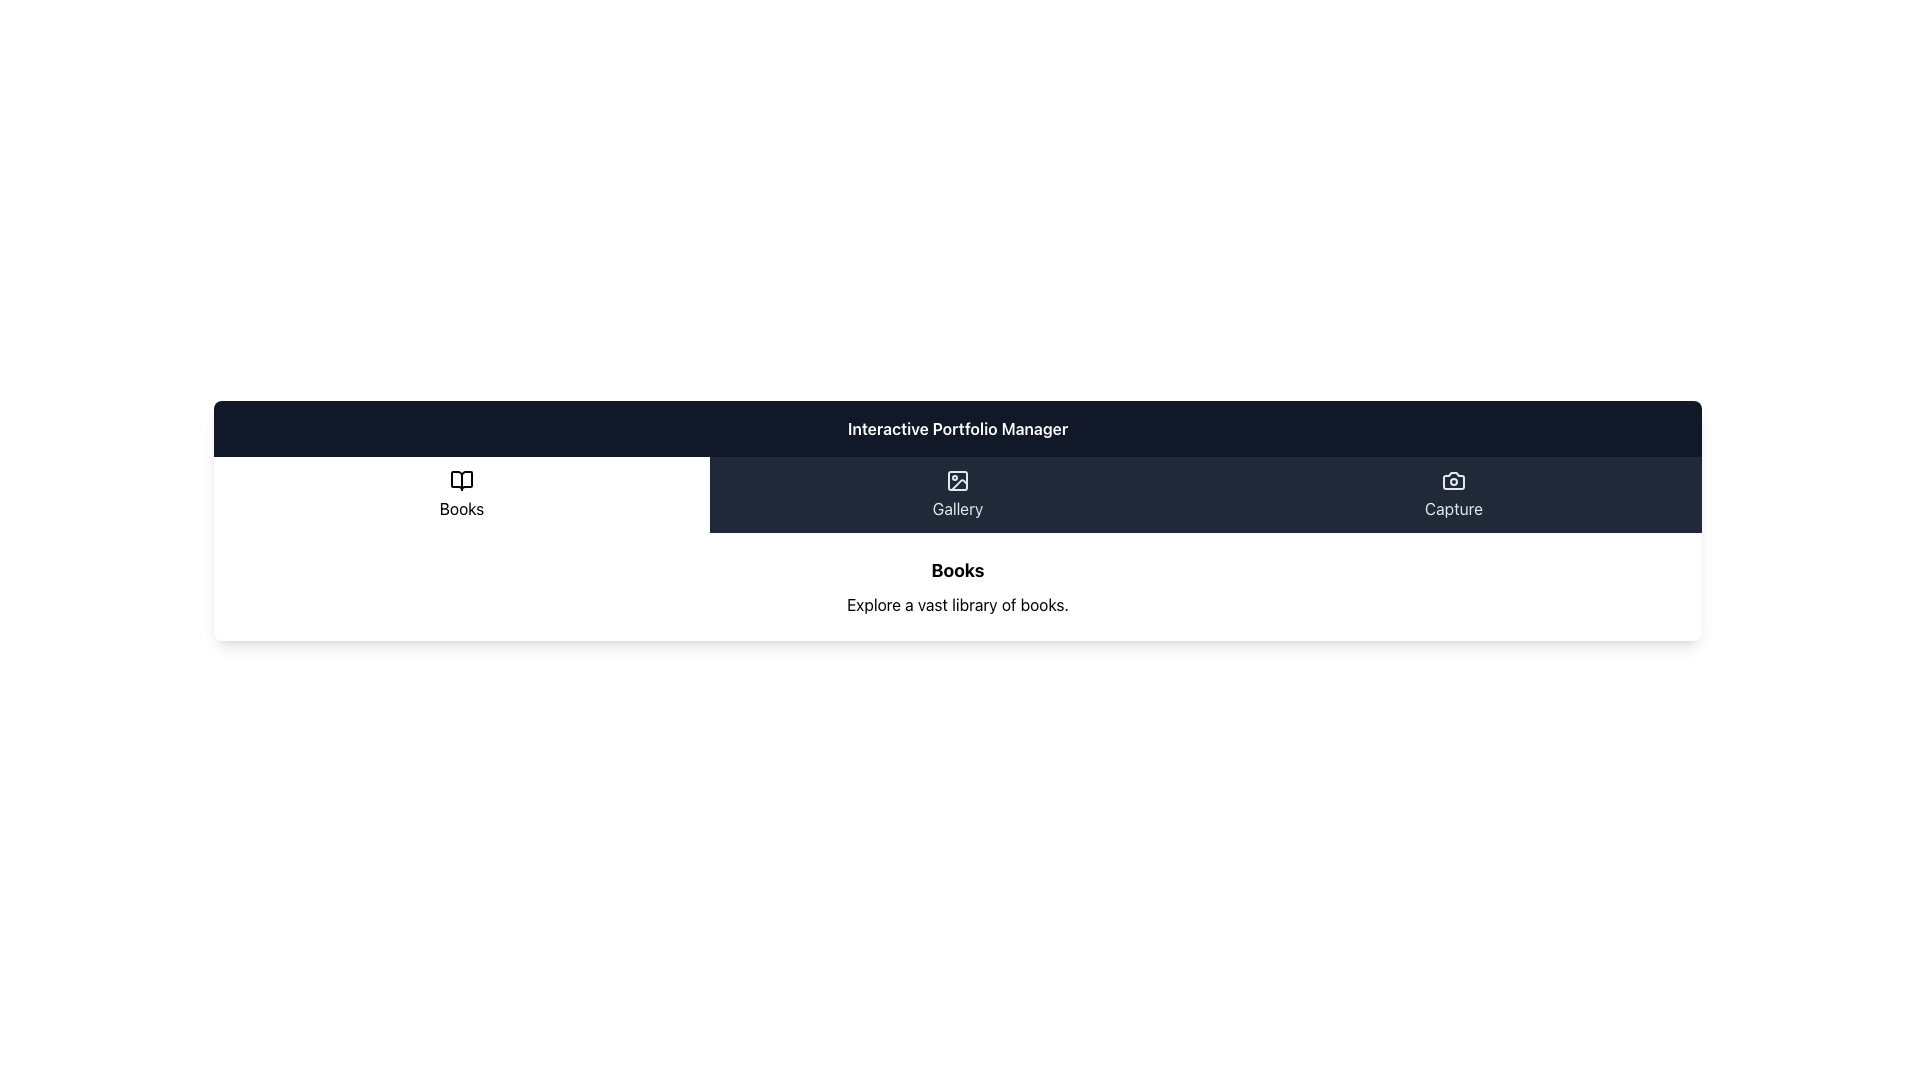 The image size is (1920, 1080). What do you see at coordinates (460, 494) in the screenshot?
I see `the 'Books' button, which features a white background with an open book icon and the word 'Books' in black, to trigger hover effects` at bounding box center [460, 494].